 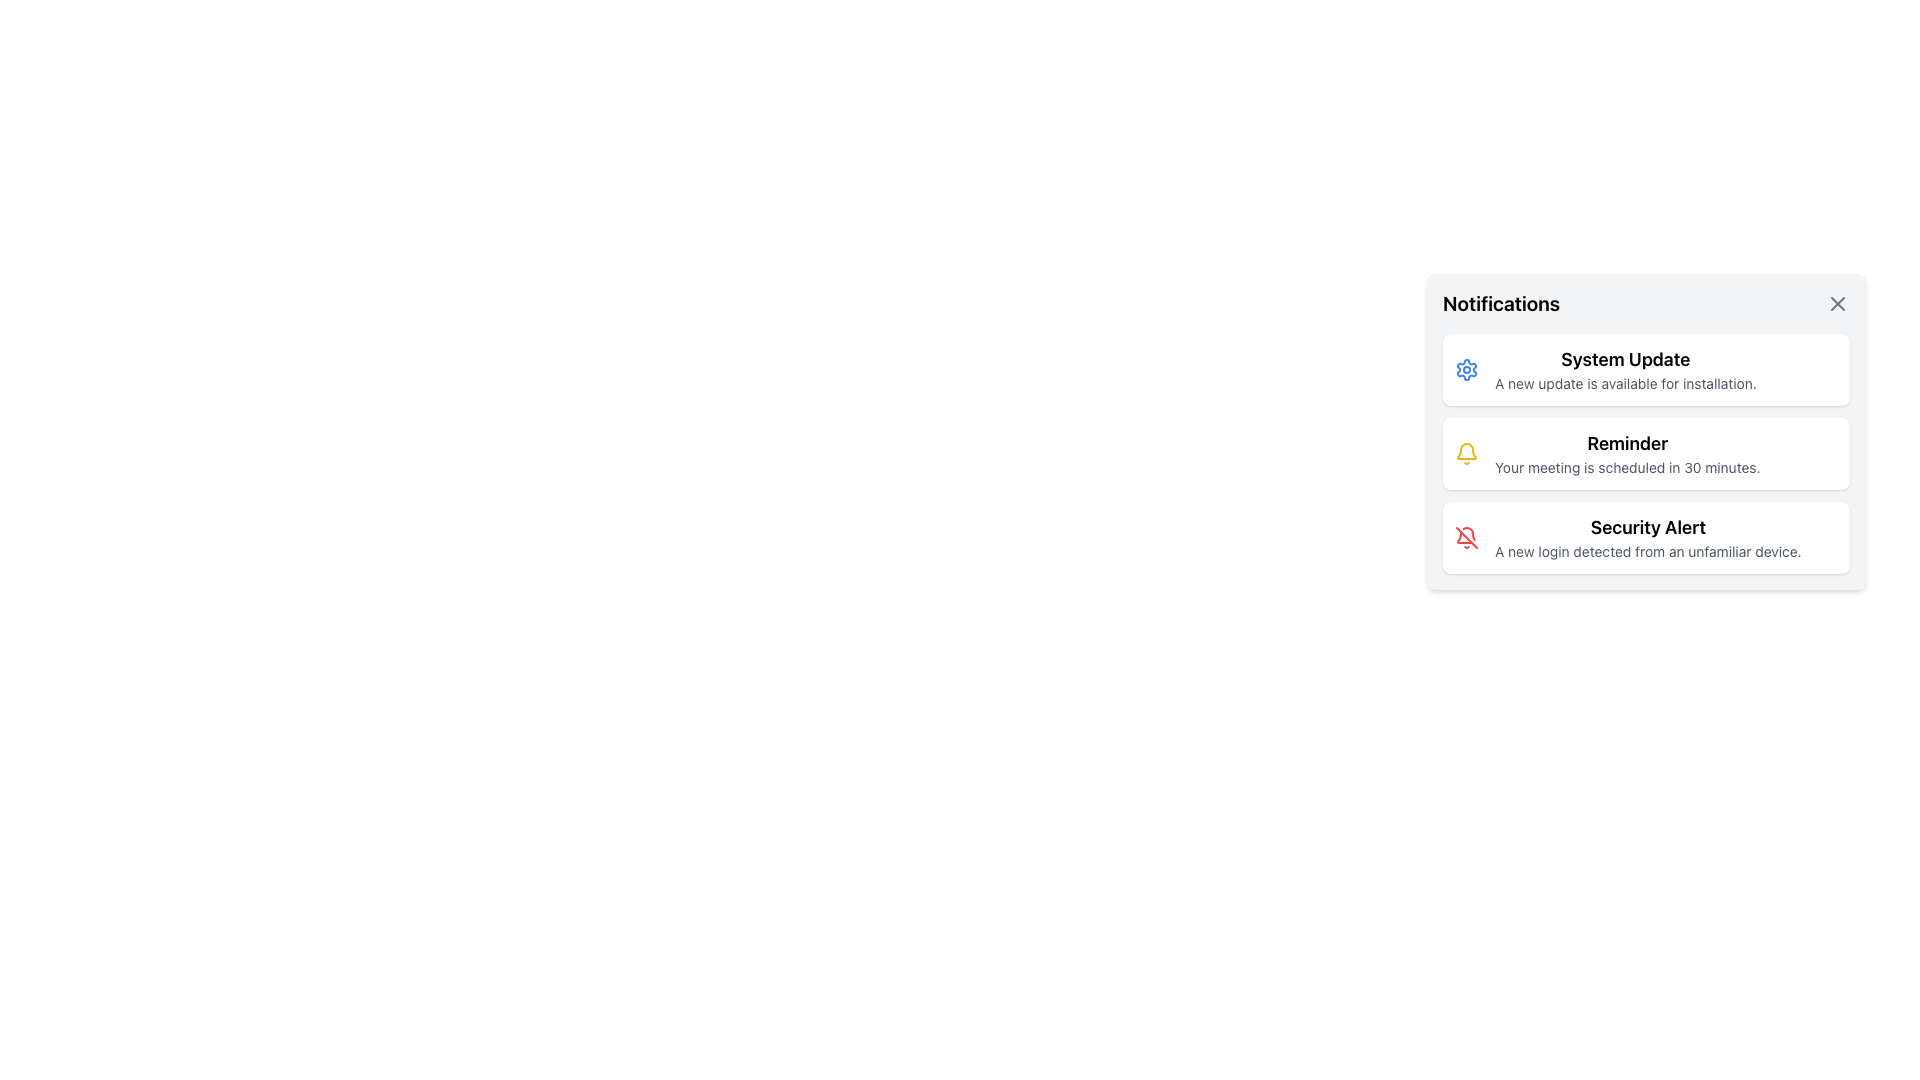 What do you see at coordinates (1646, 370) in the screenshot?
I see `the content of the 'System Update' notification item, which features a gear icon and is the first item in the notification list` at bounding box center [1646, 370].